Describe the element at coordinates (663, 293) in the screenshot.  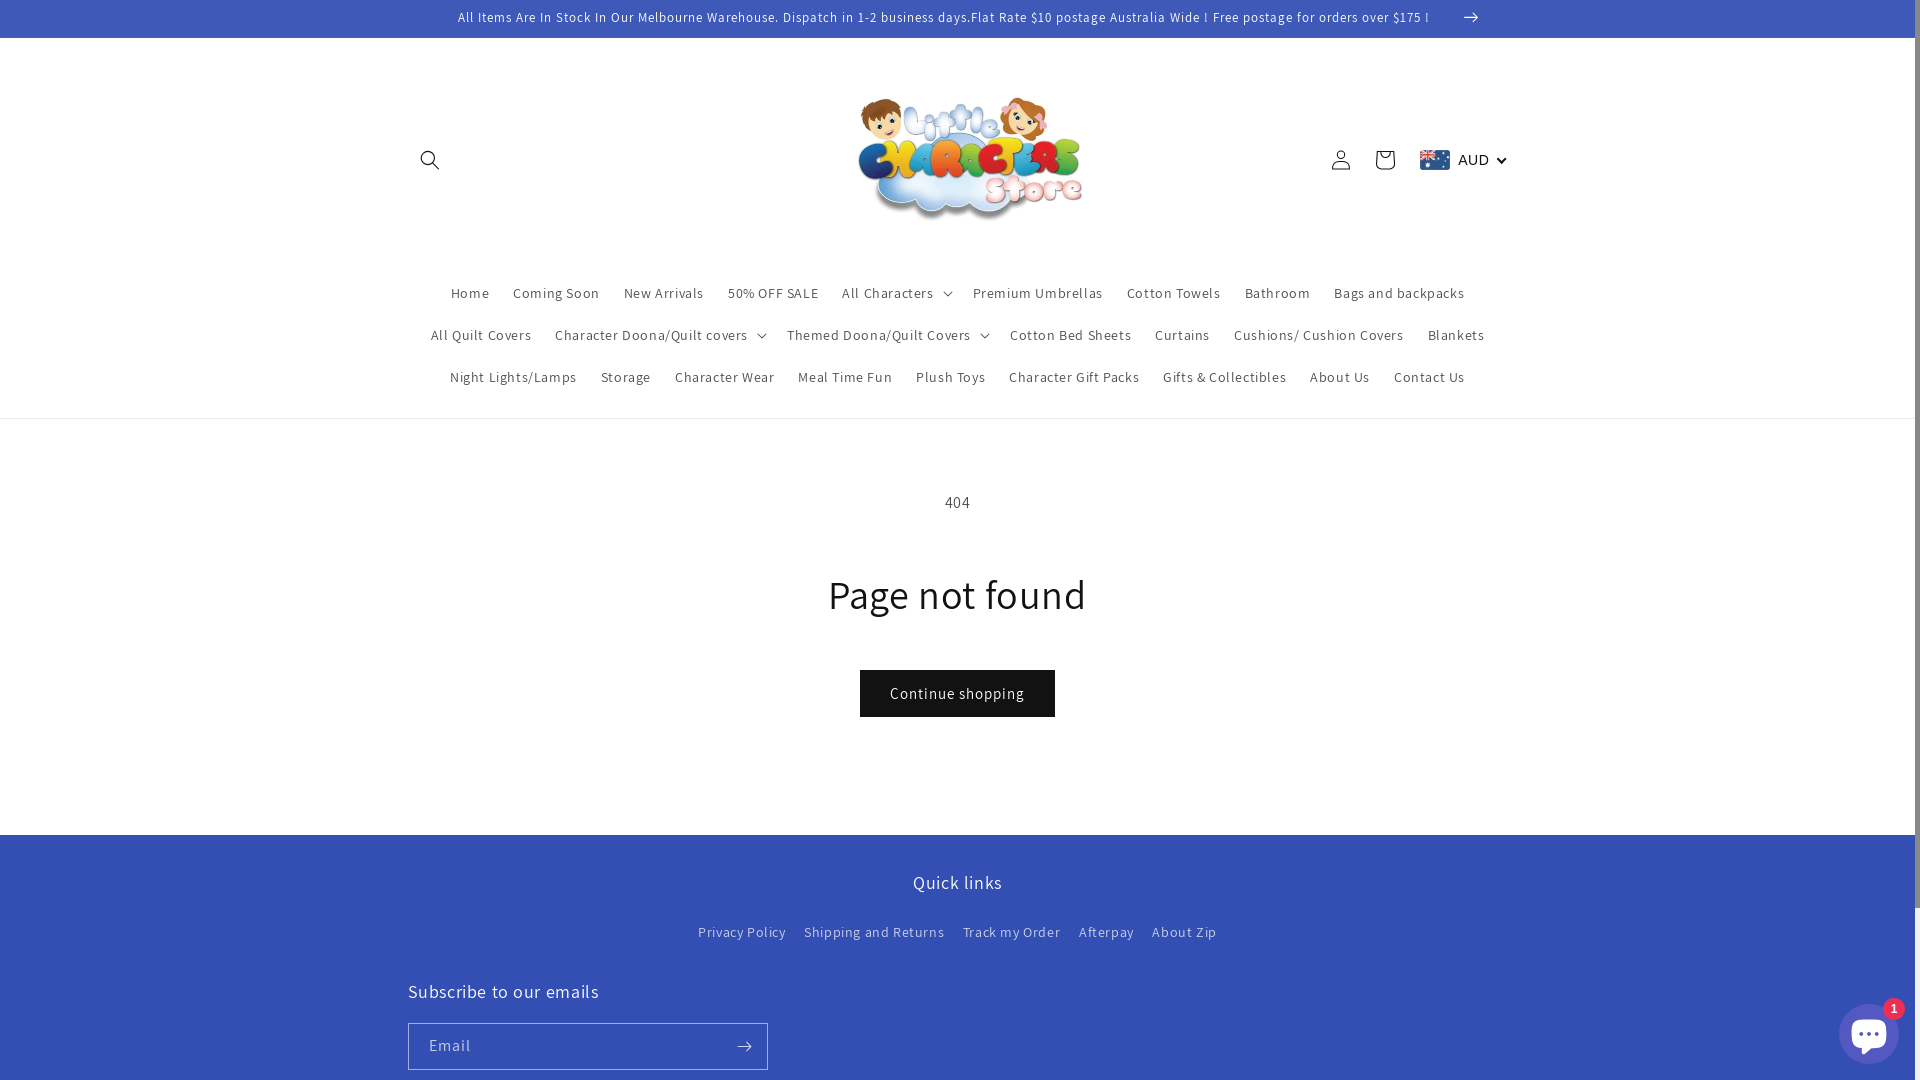
I see `'New Arrivals'` at that location.